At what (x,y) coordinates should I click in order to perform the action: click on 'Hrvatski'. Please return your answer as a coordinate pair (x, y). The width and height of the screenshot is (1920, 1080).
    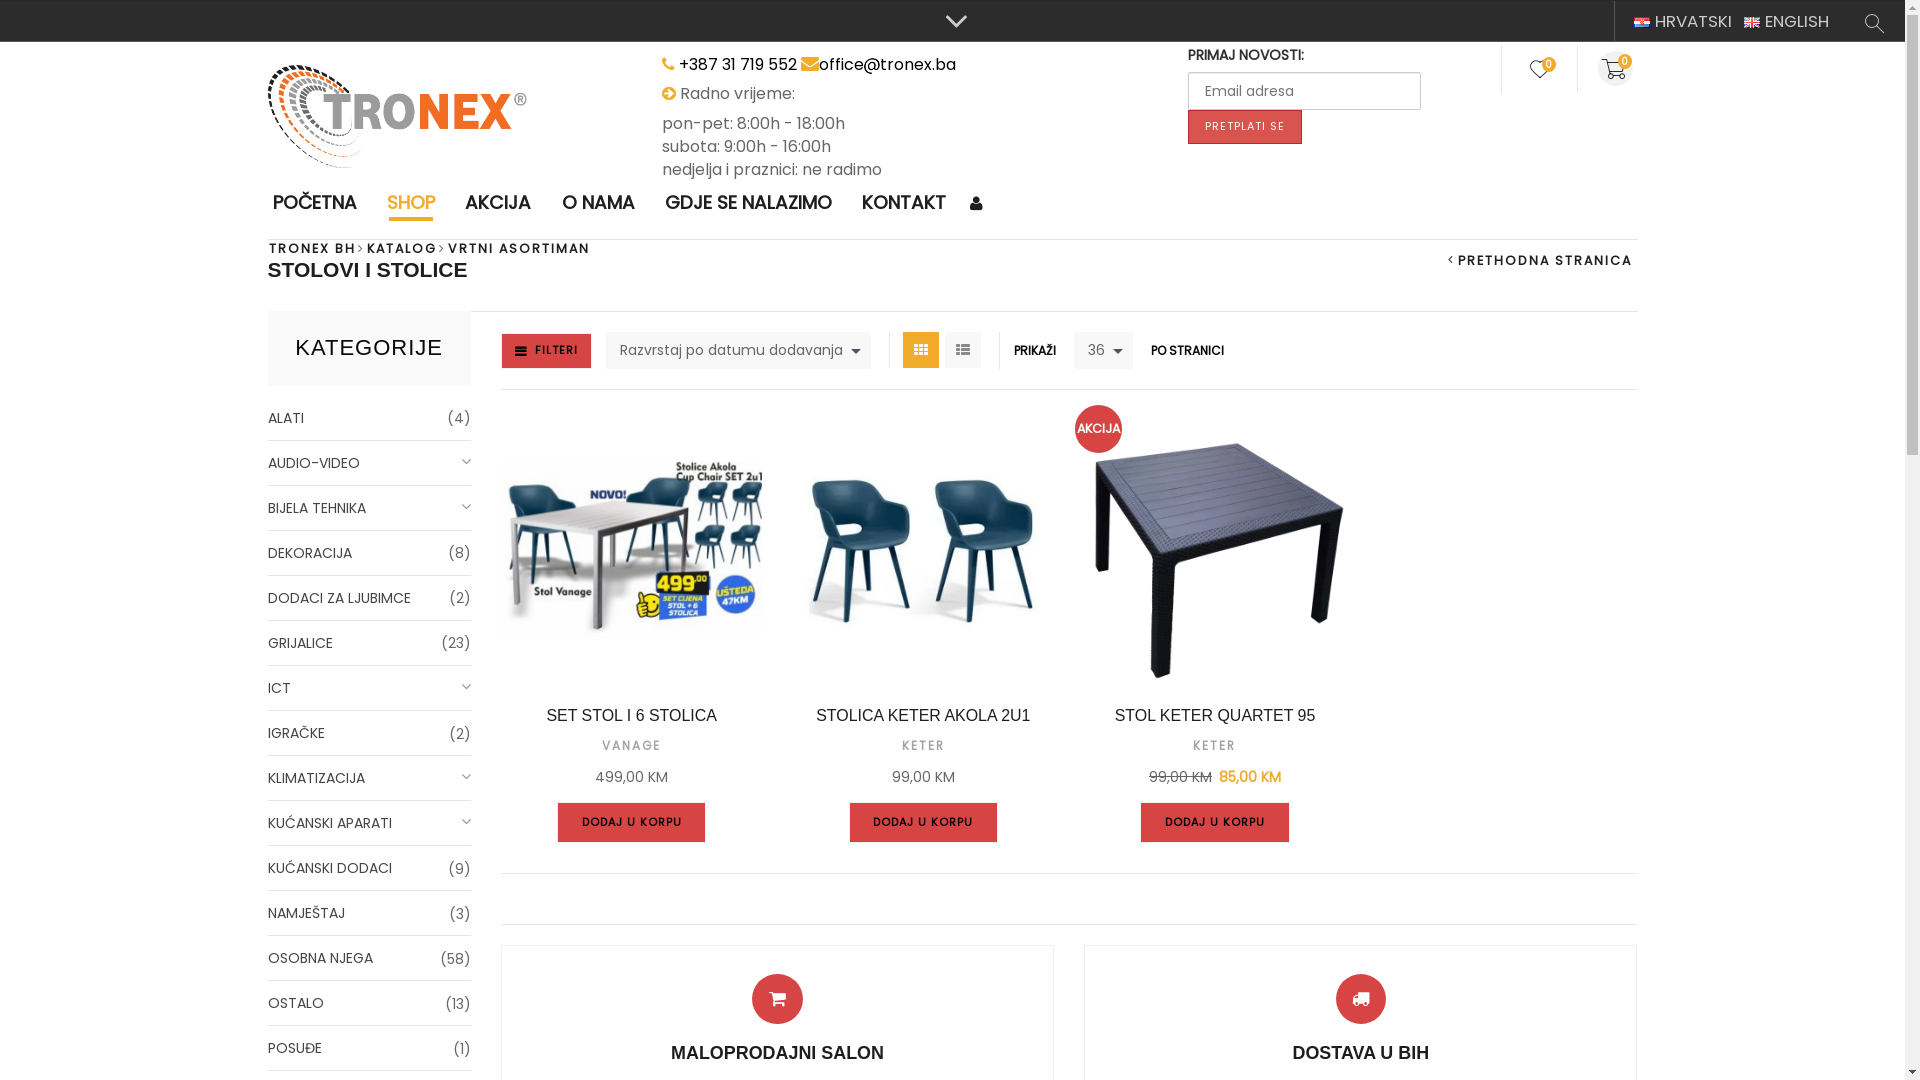
    Looking at the image, I should click on (1633, 22).